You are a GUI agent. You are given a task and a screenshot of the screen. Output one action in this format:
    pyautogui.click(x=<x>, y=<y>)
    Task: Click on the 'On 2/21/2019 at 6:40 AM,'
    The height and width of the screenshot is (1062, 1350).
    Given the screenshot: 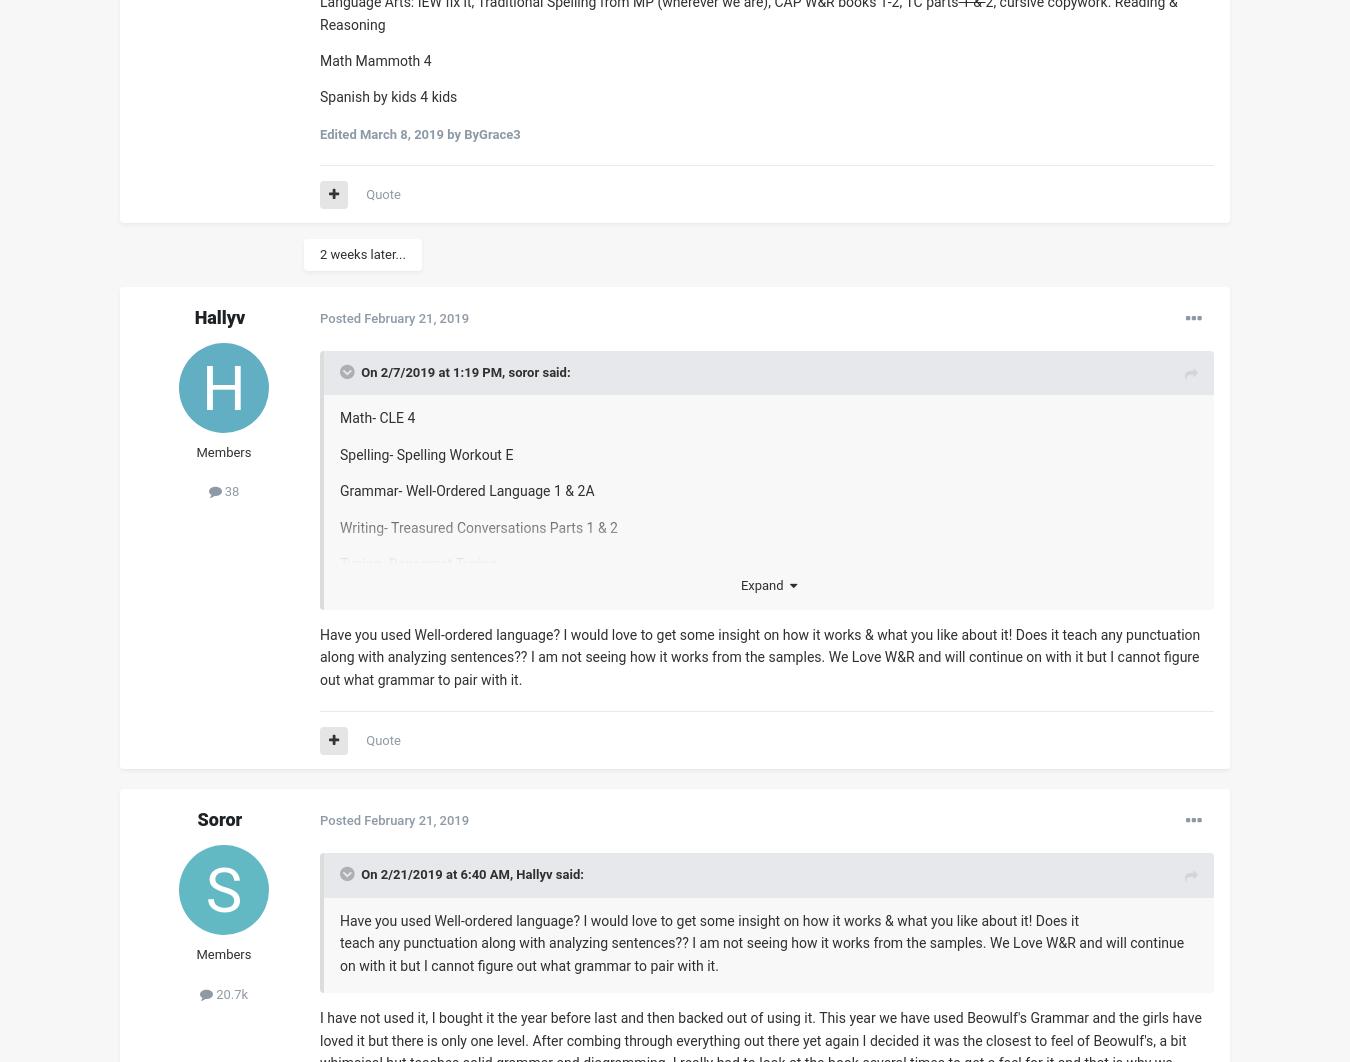 What is the action you would take?
    pyautogui.click(x=360, y=873)
    